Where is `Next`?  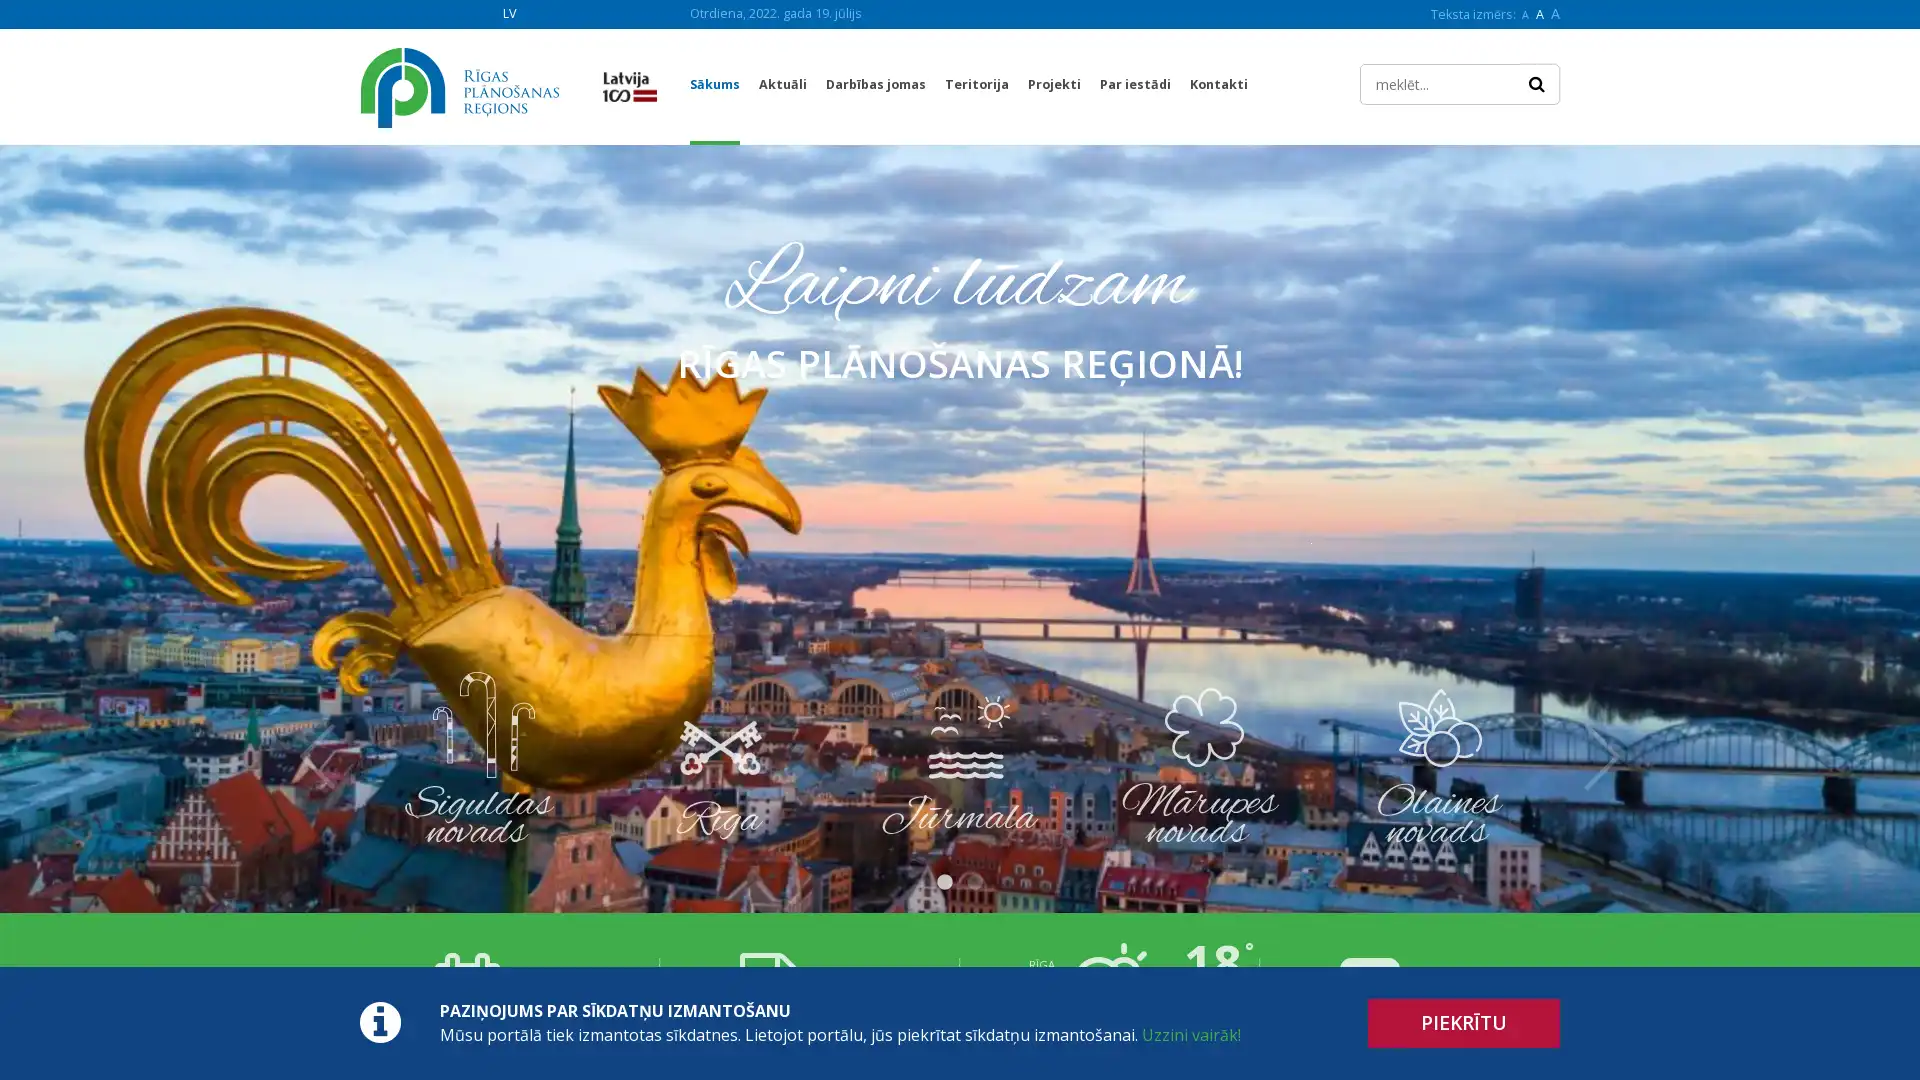 Next is located at coordinates (1602, 756).